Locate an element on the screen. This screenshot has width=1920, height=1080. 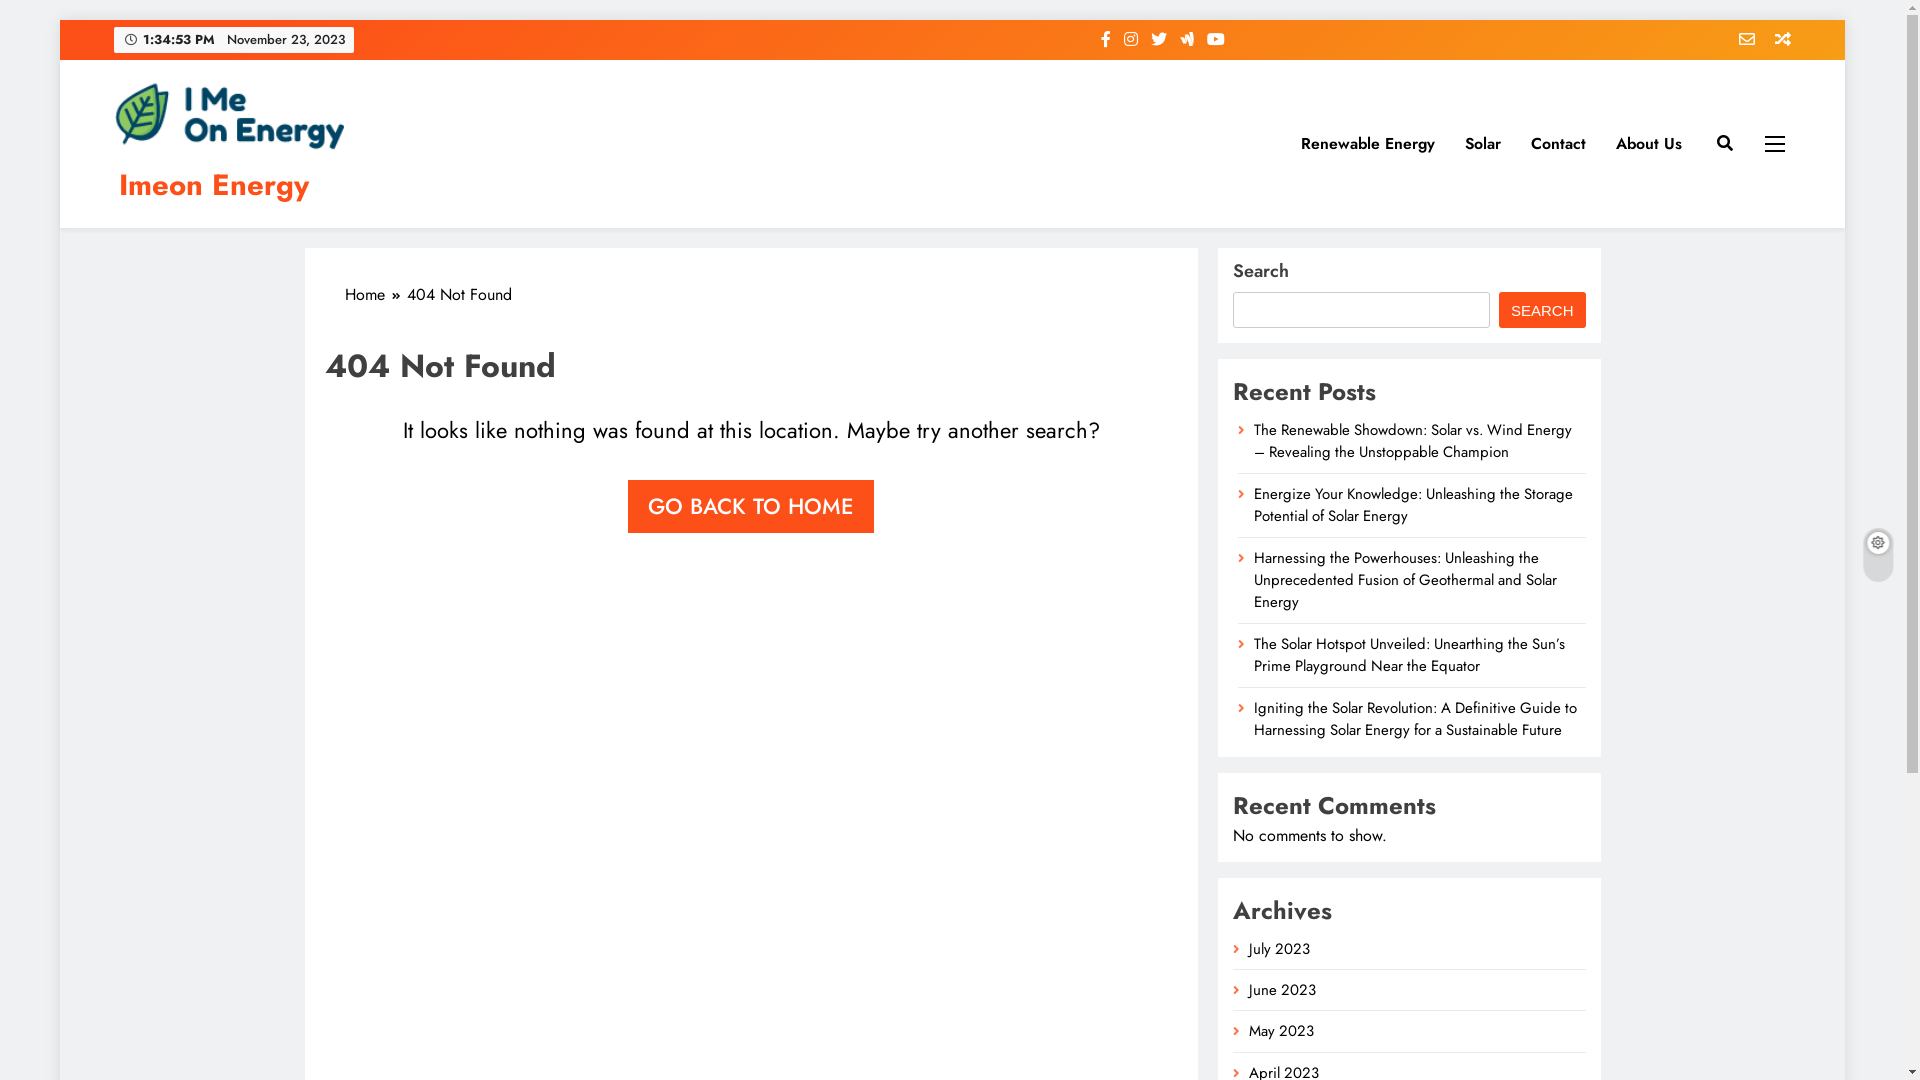
'May 2023' is located at coordinates (1281, 1030).